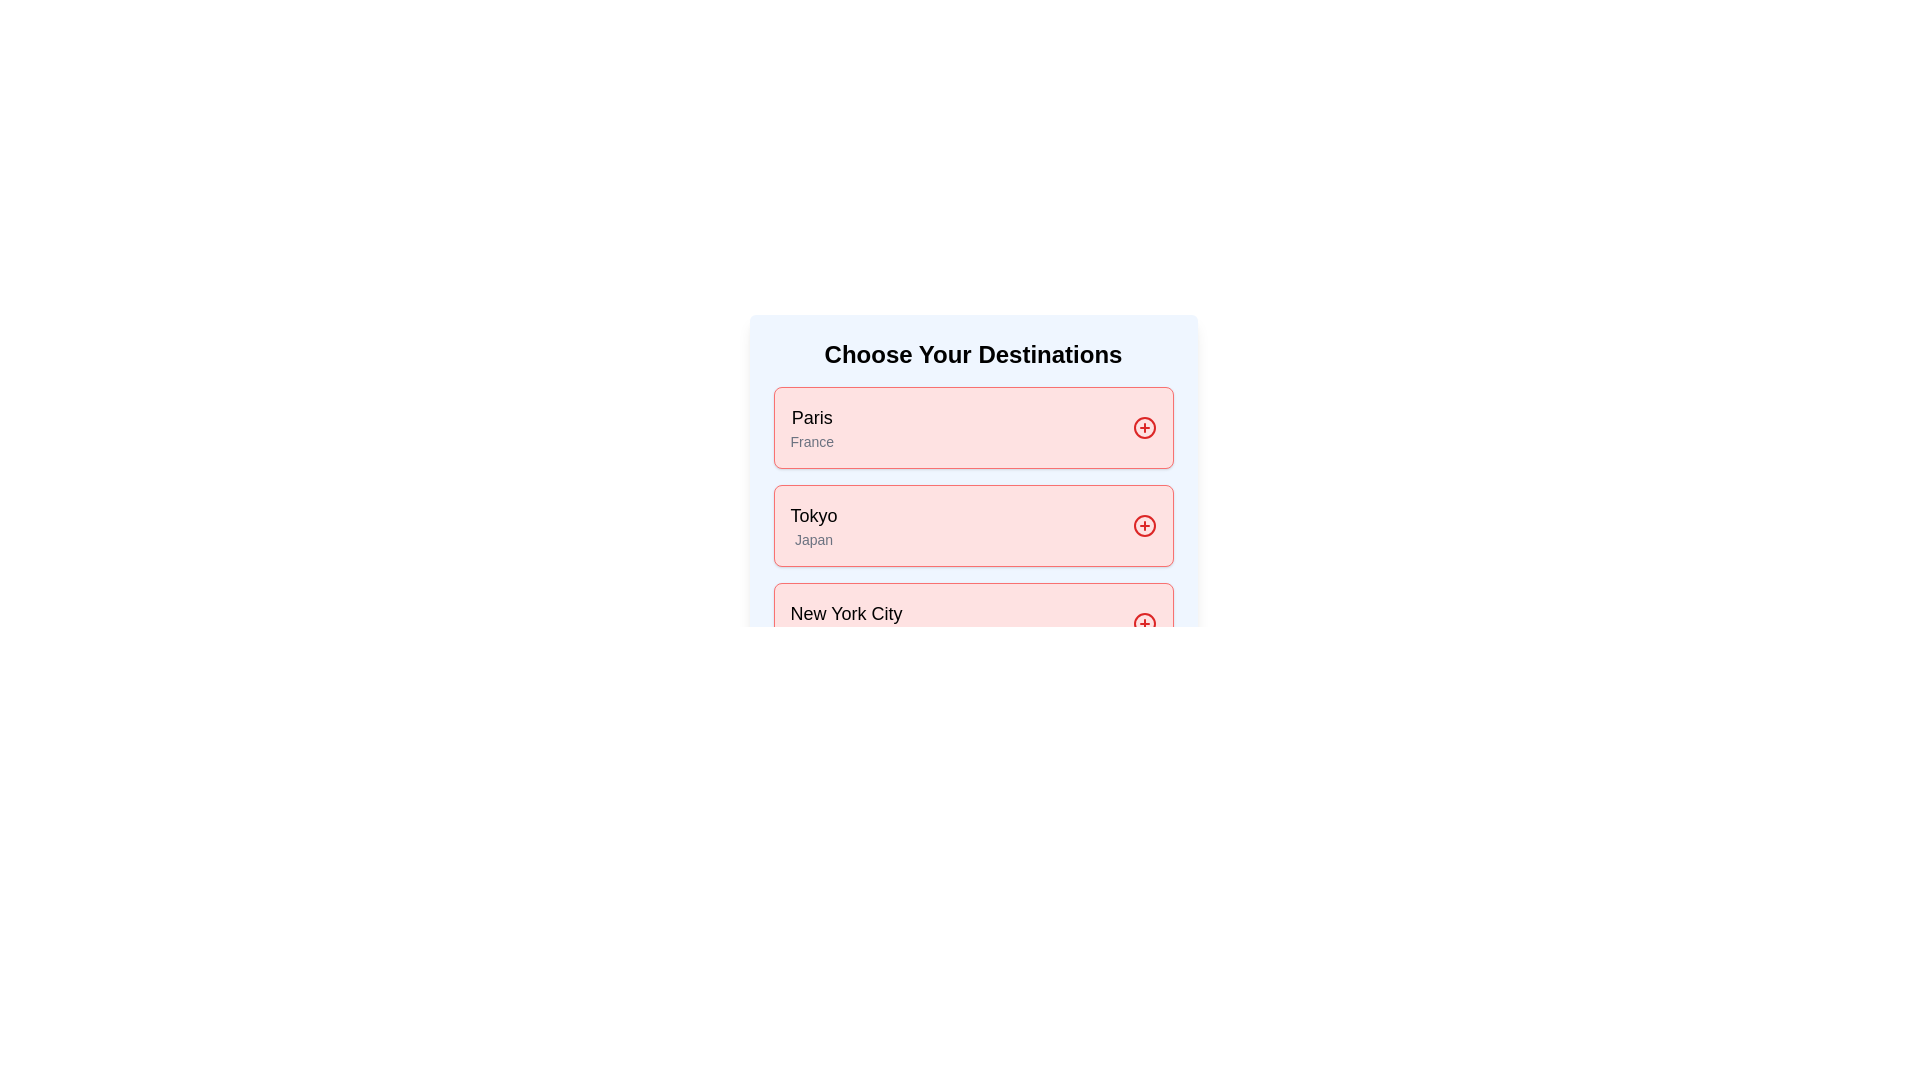 The image size is (1920, 1080). Describe the element at coordinates (973, 427) in the screenshot. I see `the first selectable card representing the destination 'Paris'` at that location.